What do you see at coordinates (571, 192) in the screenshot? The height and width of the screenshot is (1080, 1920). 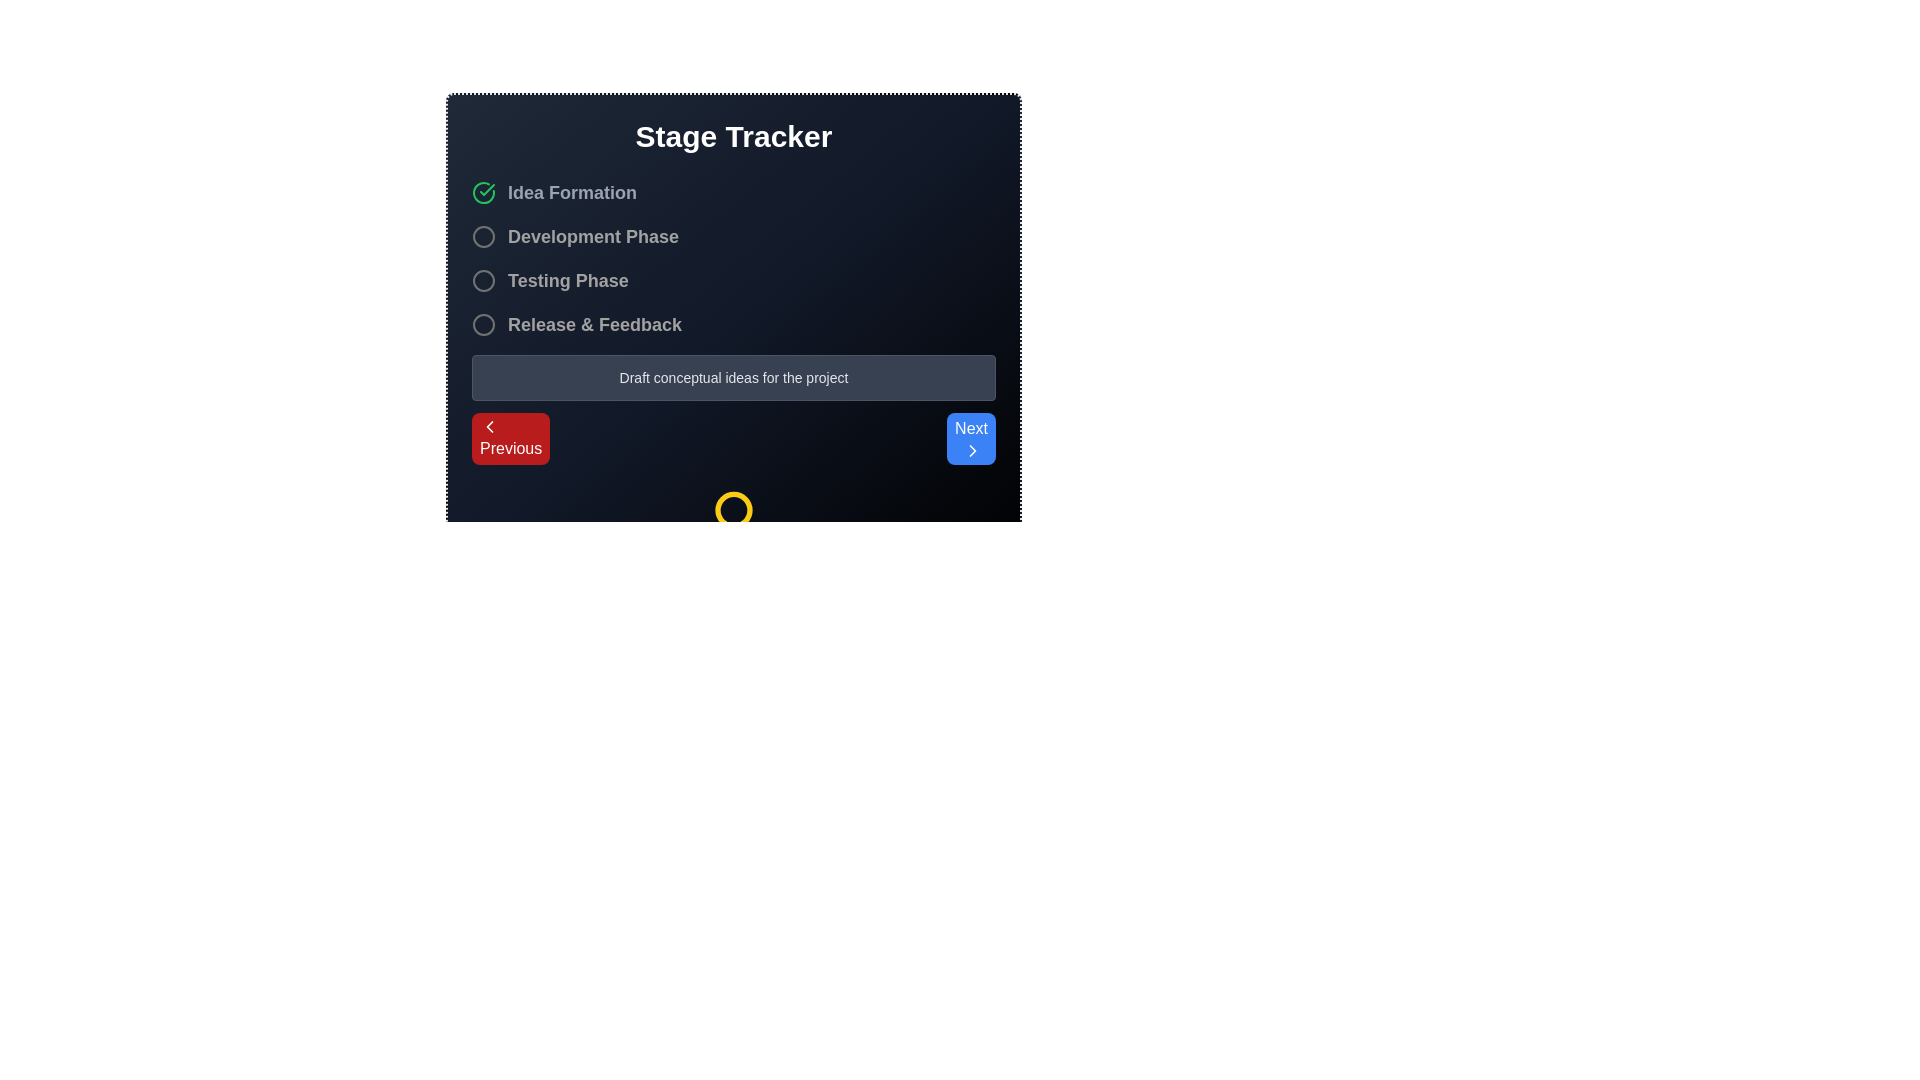 I see `the non-interactive text label indicating the current phase in the 'Stage Tracker' section, which is the first item in the vertical stack` at bounding box center [571, 192].